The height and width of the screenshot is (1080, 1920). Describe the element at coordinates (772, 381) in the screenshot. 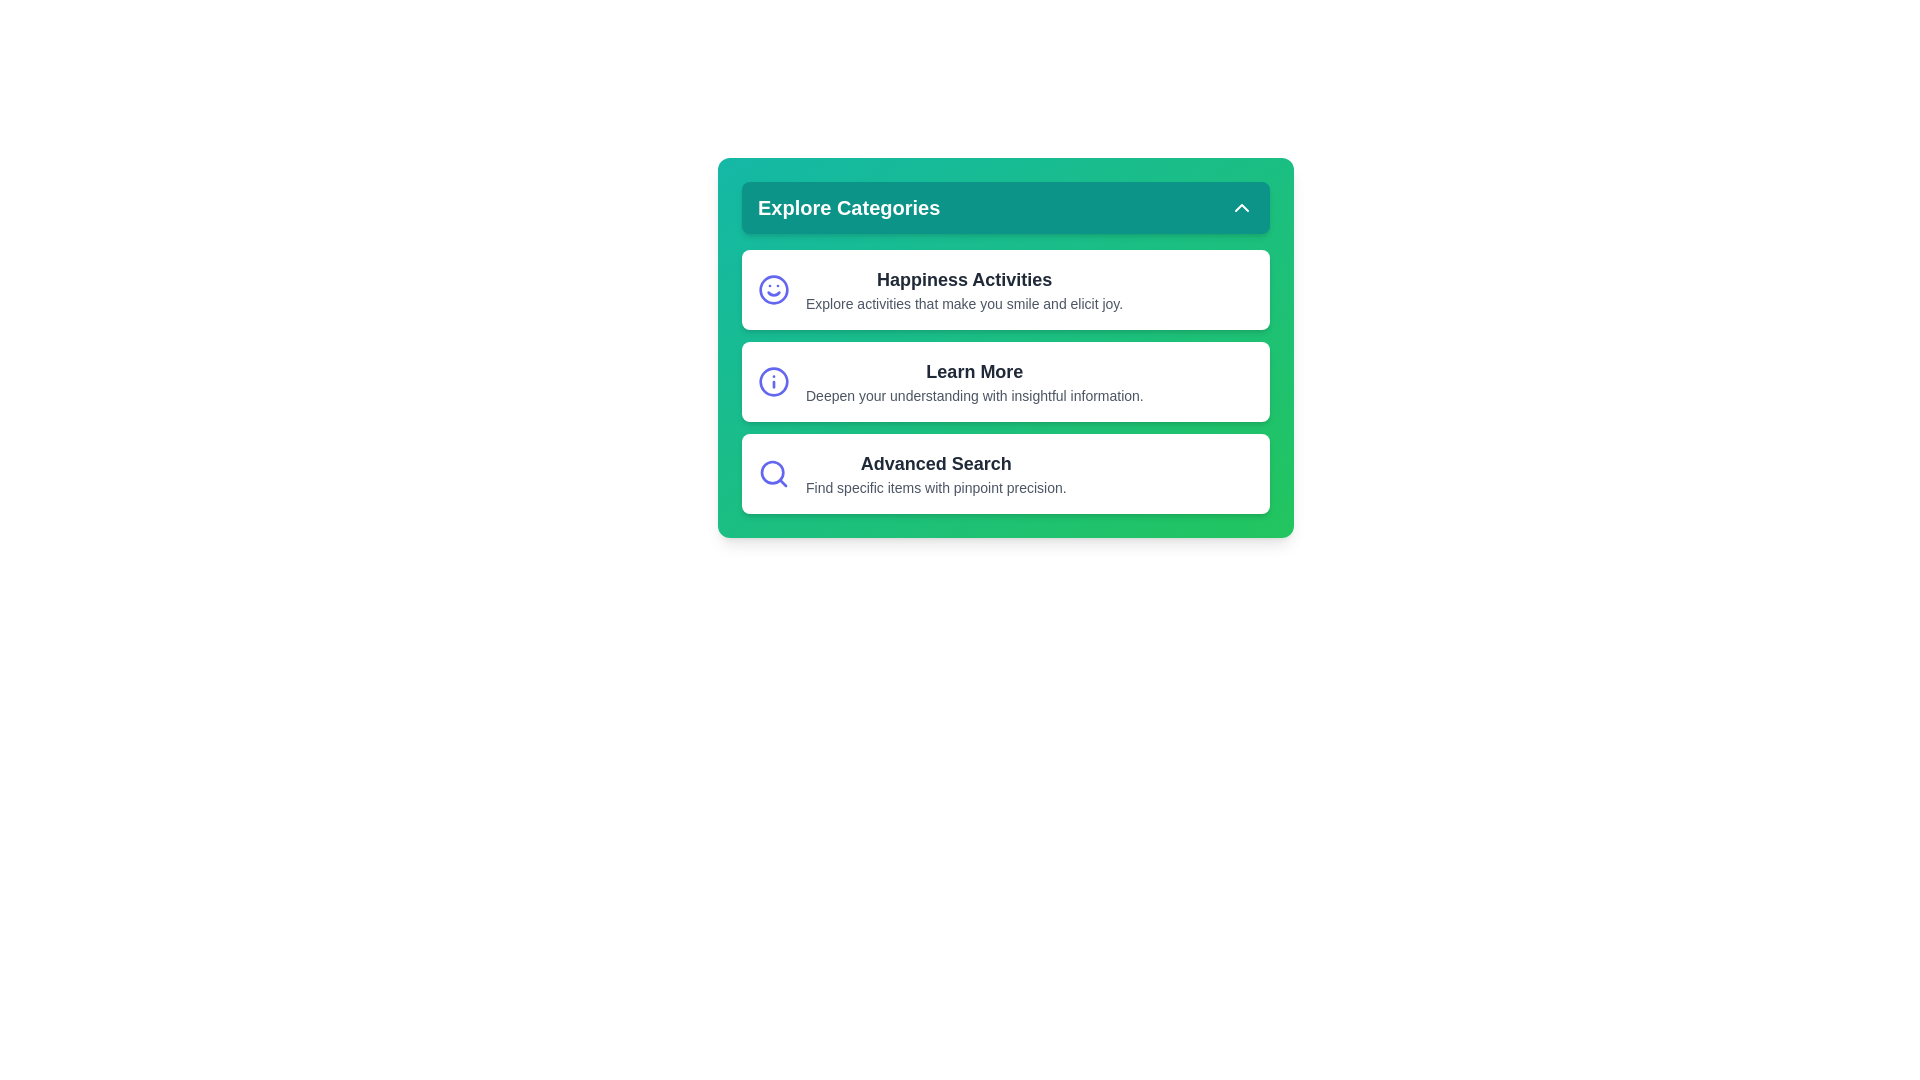

I see `the icon next to the category label Learn More` at that location.